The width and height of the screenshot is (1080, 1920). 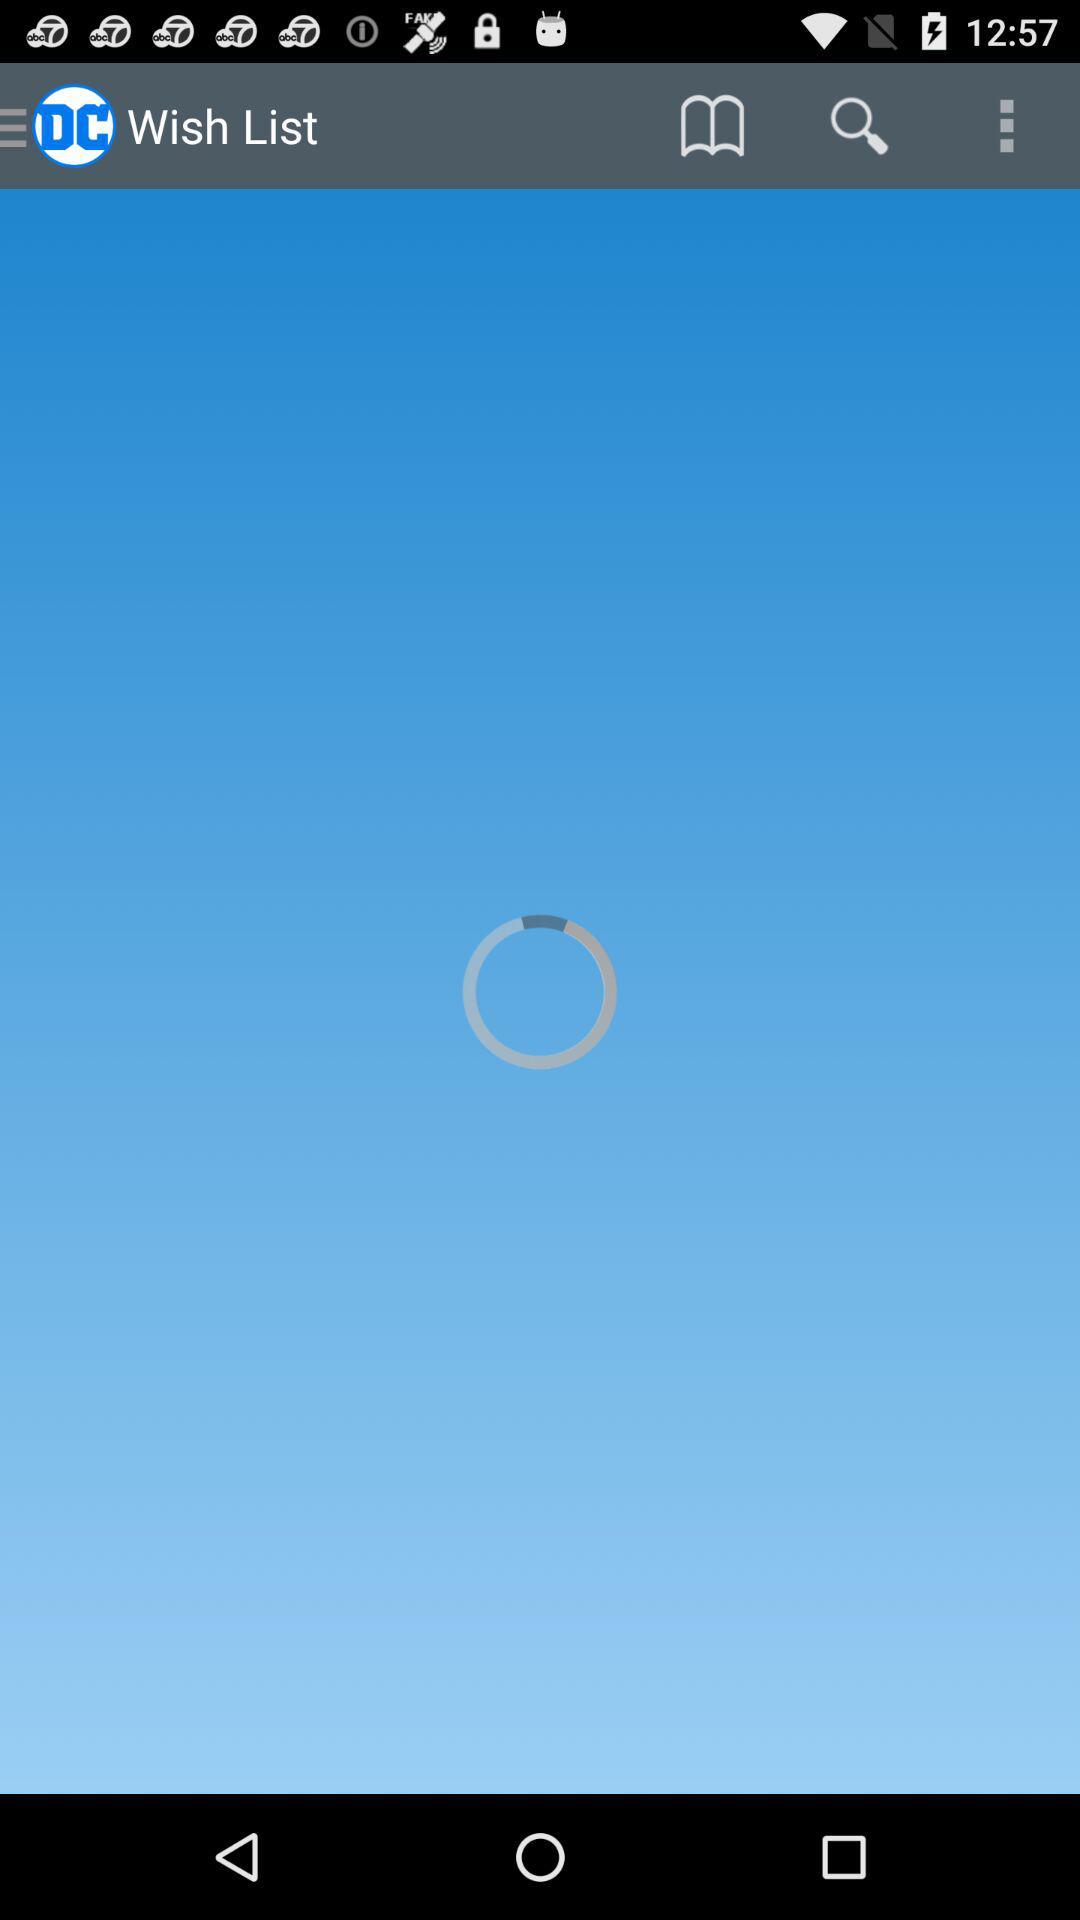 I want to click on the icon above view an item icon, so click(x=1006, y=124).